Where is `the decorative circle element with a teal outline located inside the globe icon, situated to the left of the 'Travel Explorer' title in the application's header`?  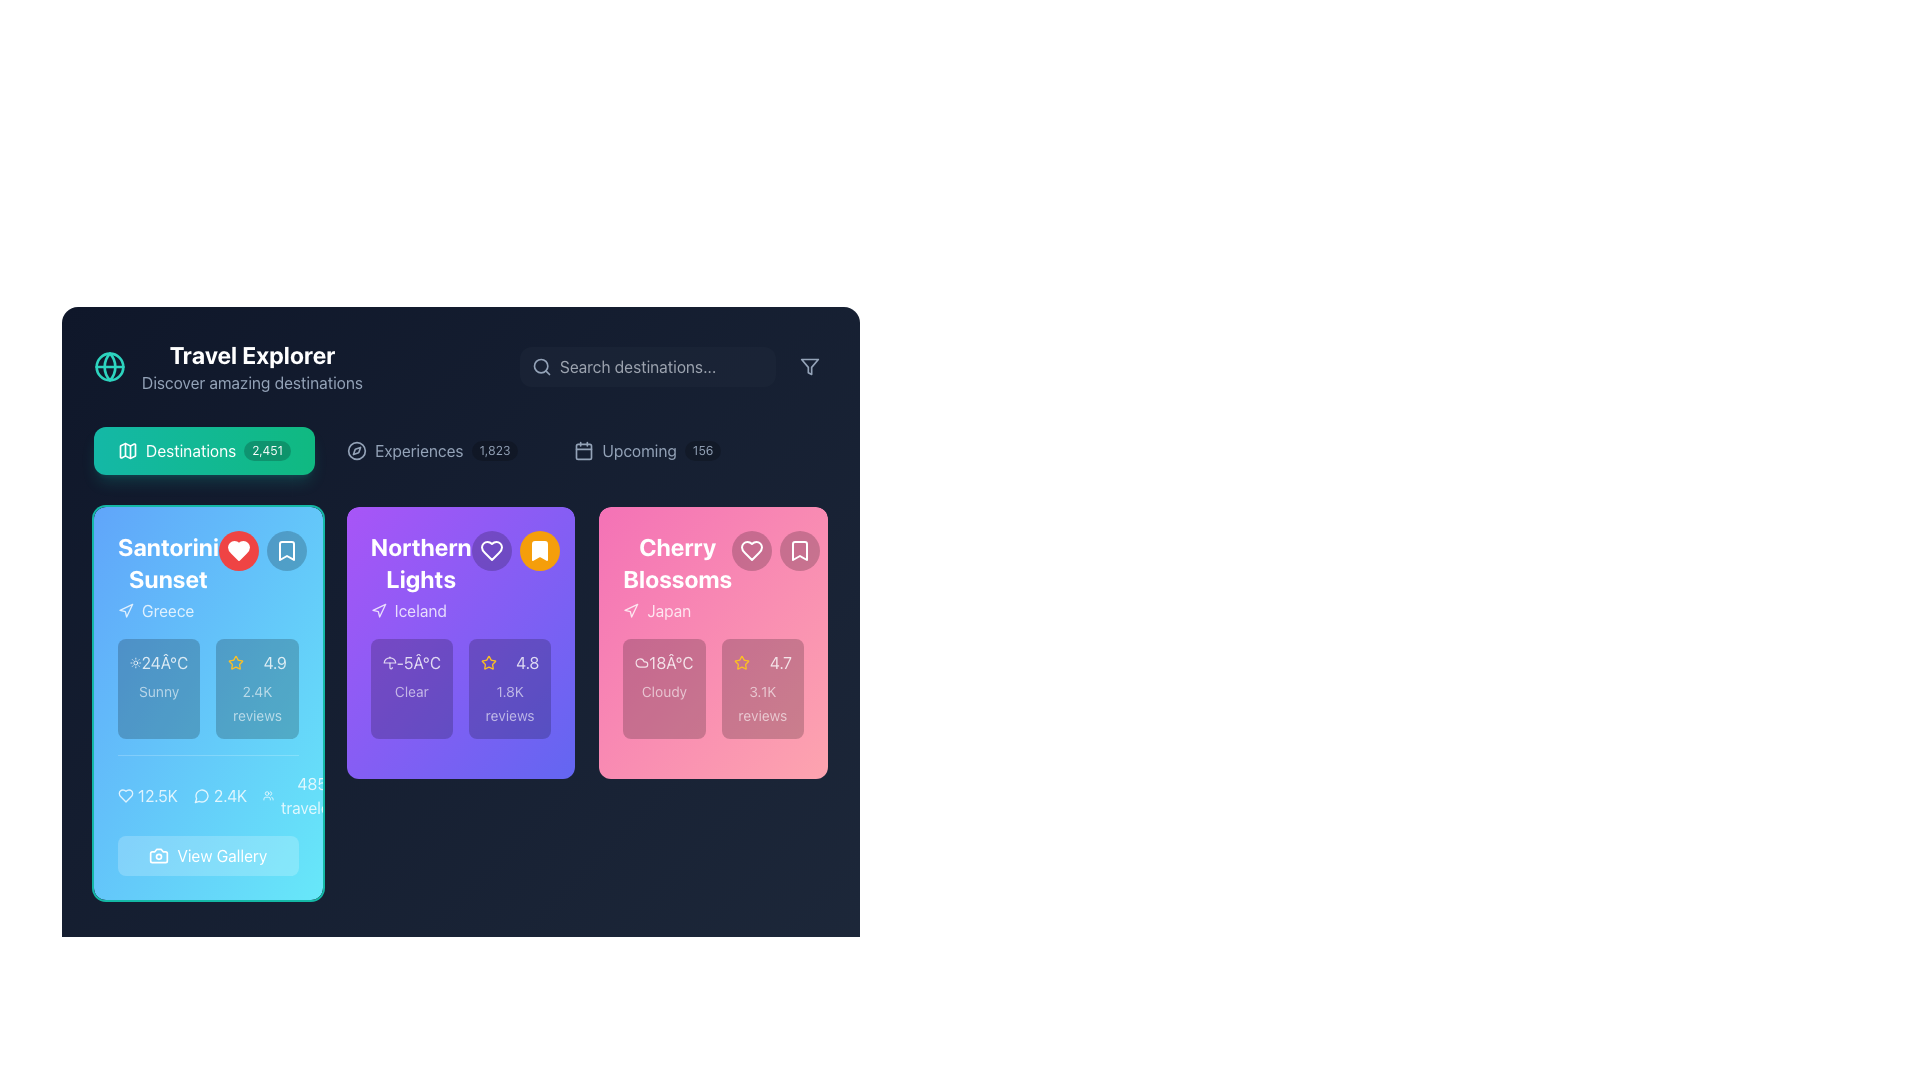
the decorative circle element with a teal outline located inside the globe icon, situated to the left of the 'Travel Explorer' title in the application's header is located at coordinates (109, 366).